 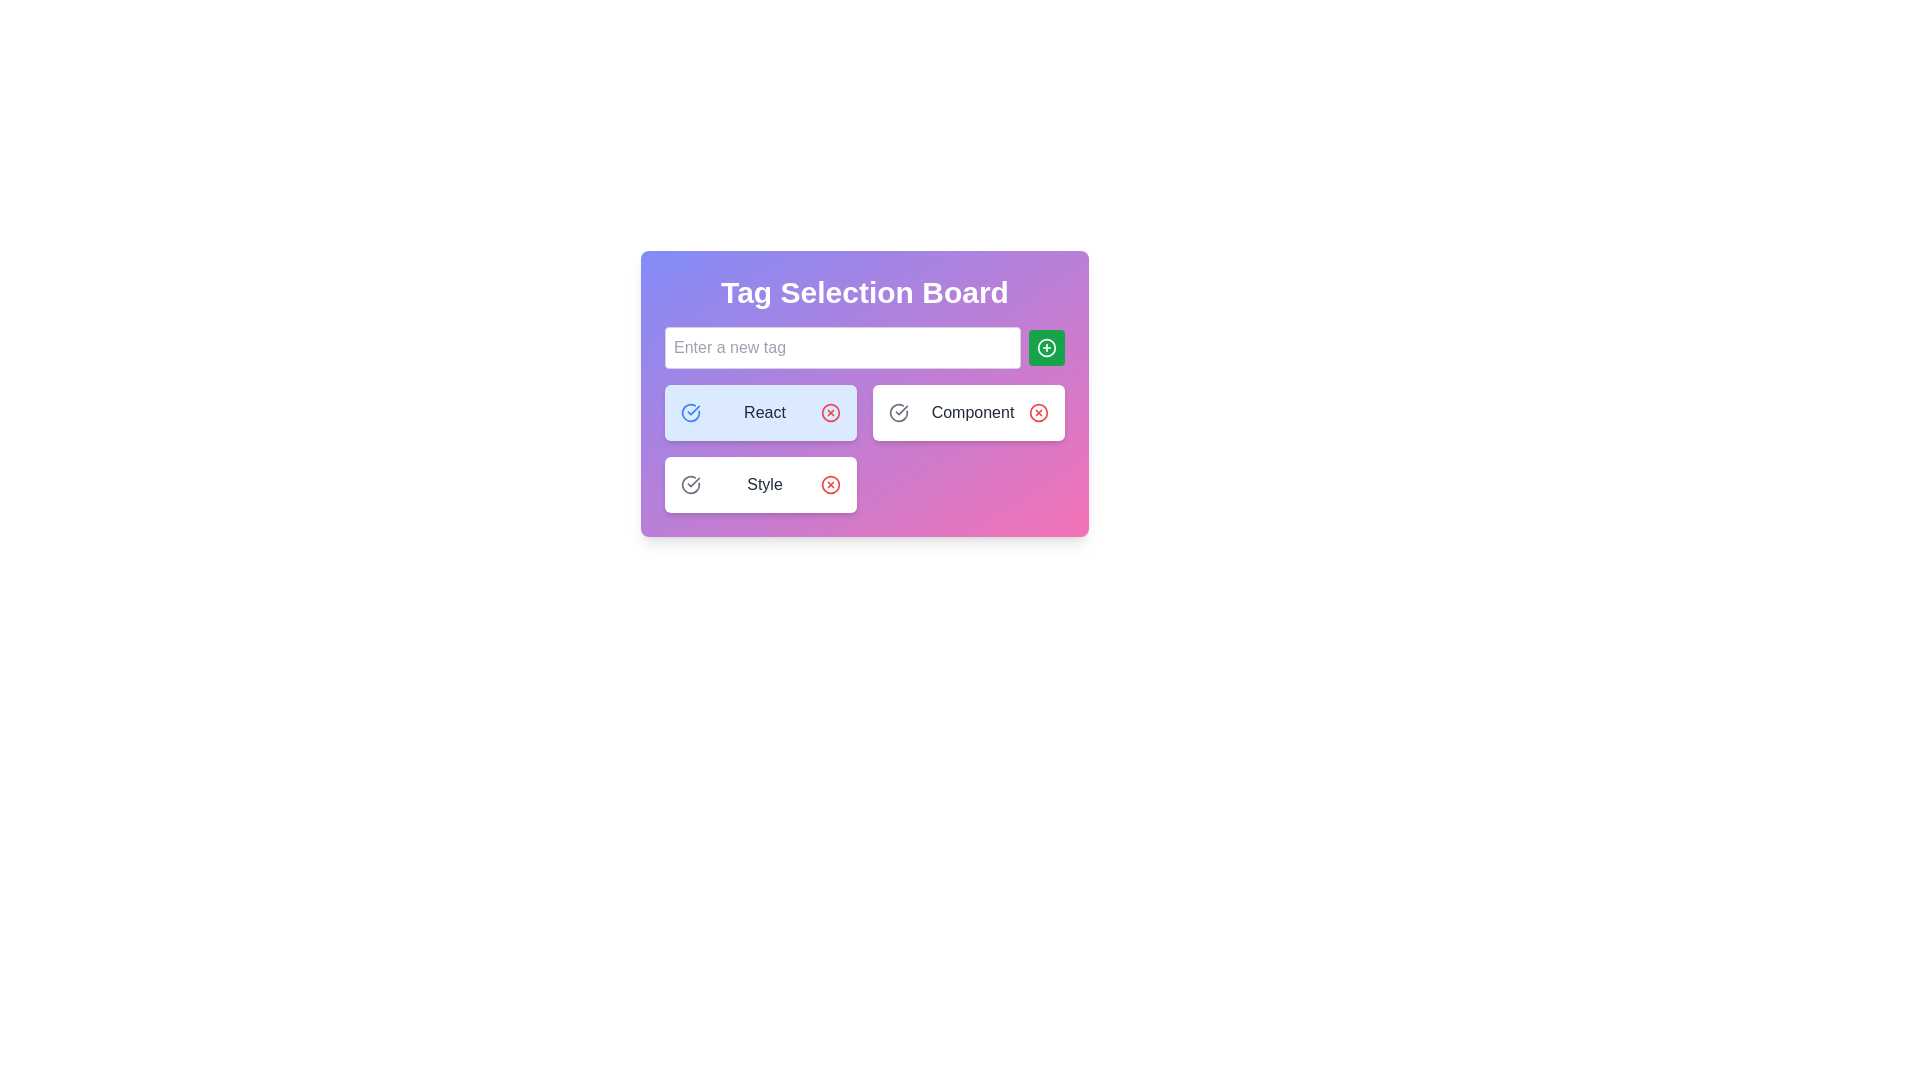 I want to click on the blue circular checkmark SVG icon located in the first tag box labeled 'React' within the 'Tag Selection Board' interface to get visual feedback, so click(x=691, y=411).